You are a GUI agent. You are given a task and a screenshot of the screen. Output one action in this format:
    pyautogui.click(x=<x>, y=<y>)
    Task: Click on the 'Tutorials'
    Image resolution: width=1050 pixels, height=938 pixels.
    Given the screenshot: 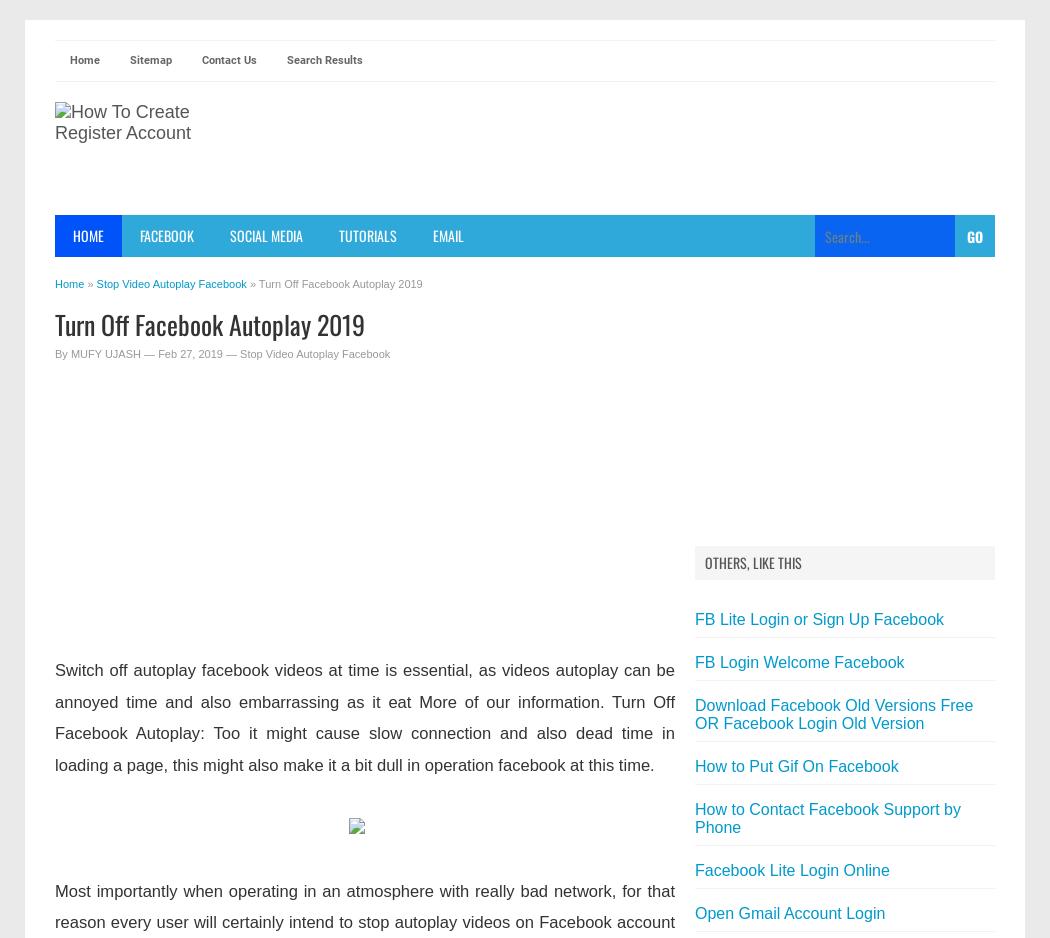 What is the action you would take?
    pyautogui.click(x=338, y=234)
    